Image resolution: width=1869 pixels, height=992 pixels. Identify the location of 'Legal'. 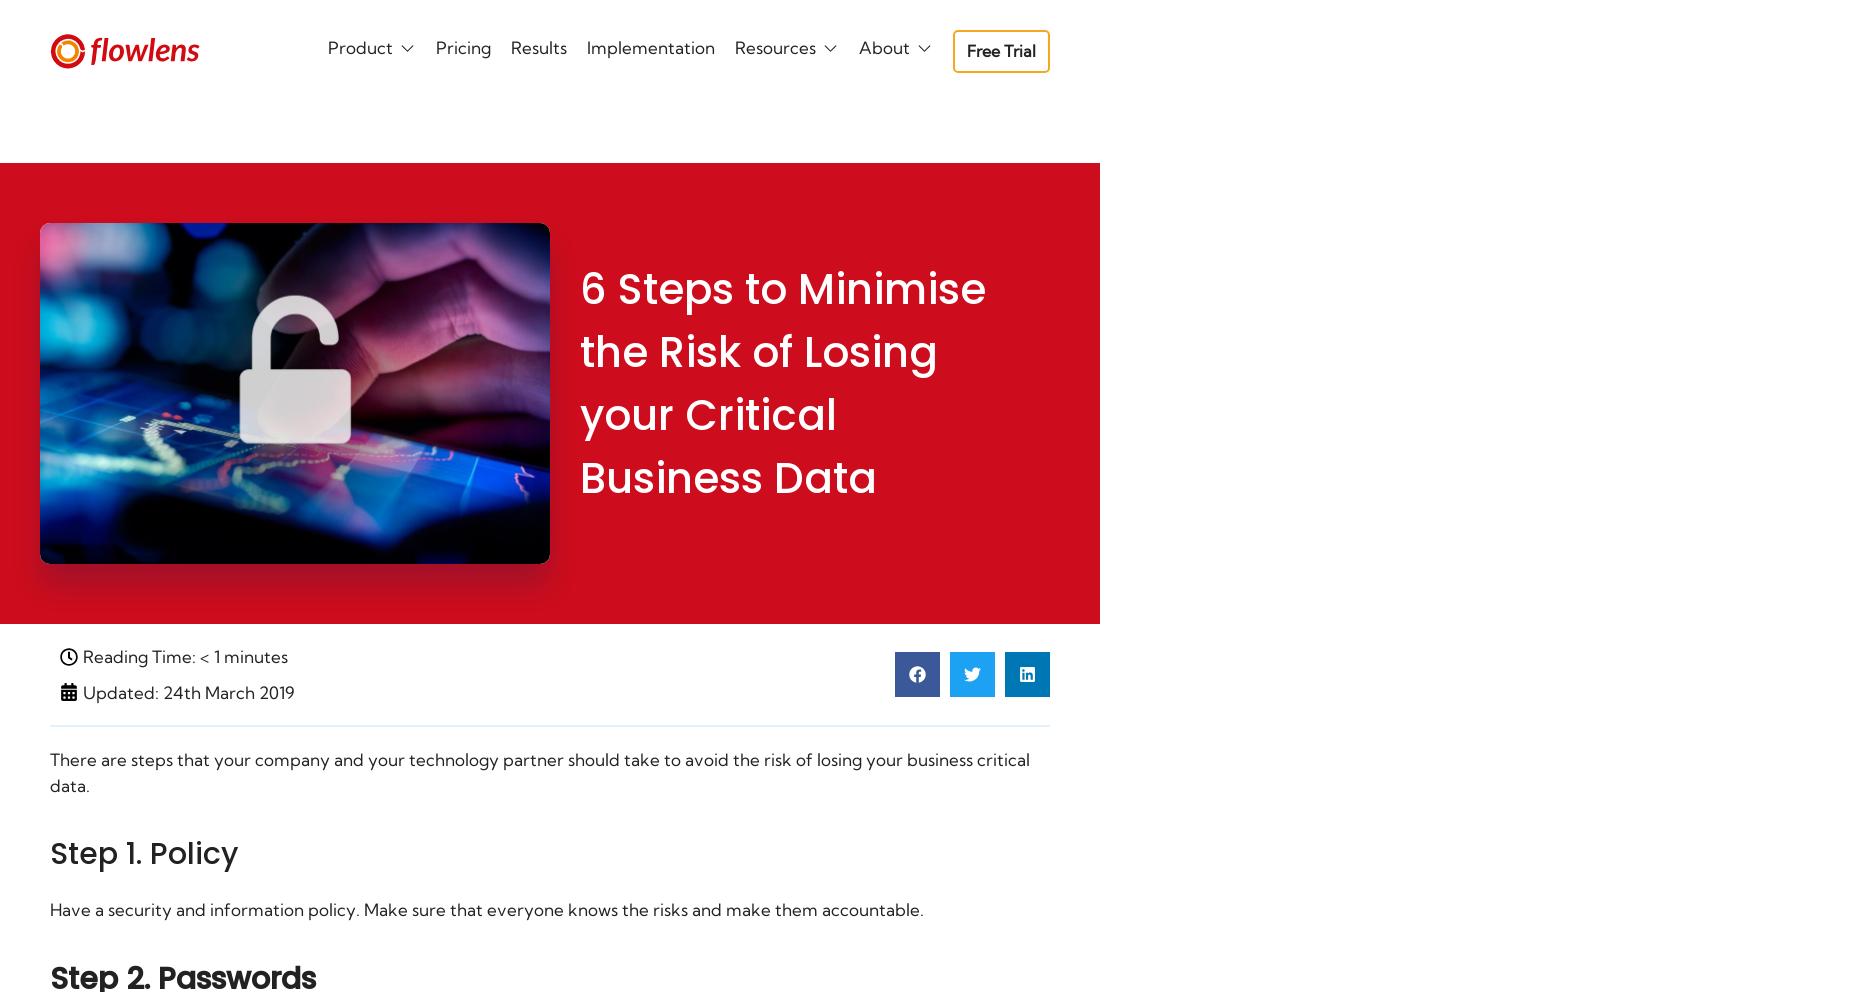
(744, 141).